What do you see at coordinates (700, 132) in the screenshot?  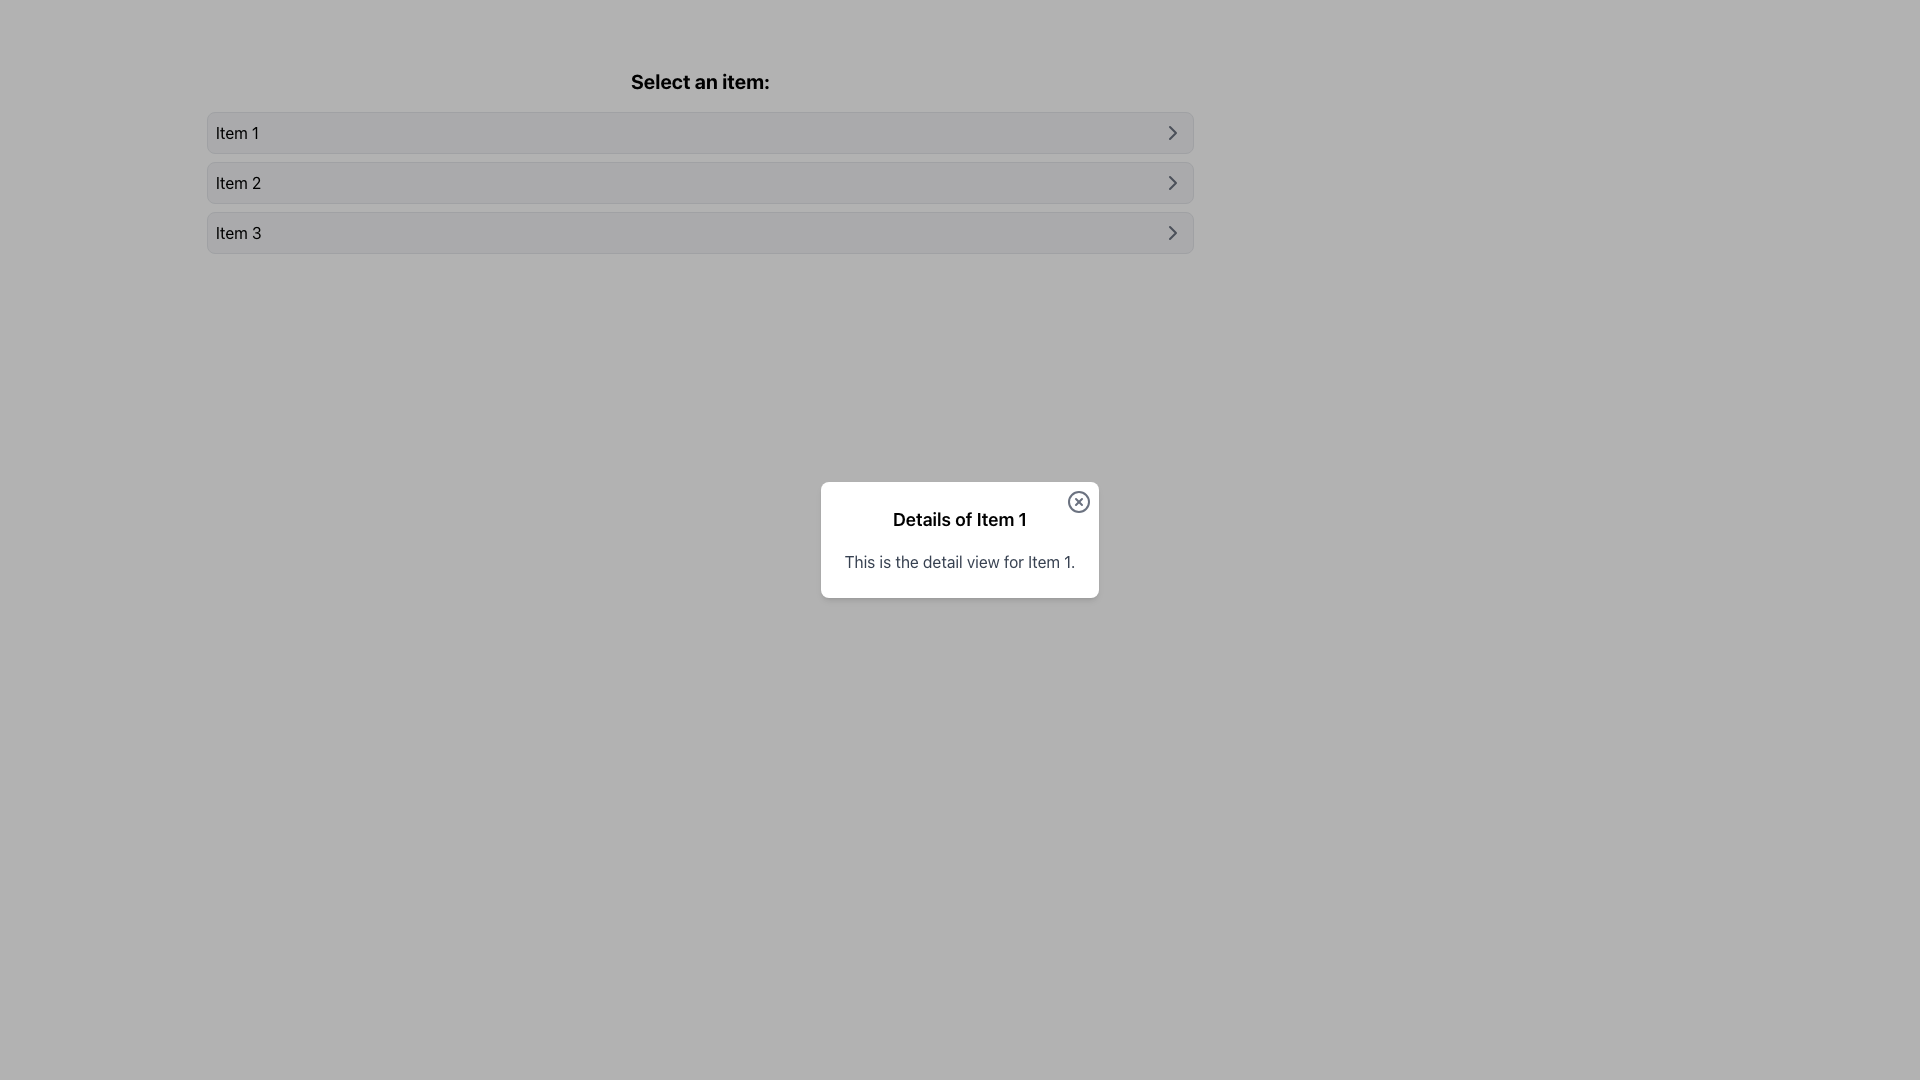 I see `the first button in the list that allows interaction with 'Item 1', which is positioned below the title 'Select an item:' and above 'Item 2' and 'Item 3', to trigger hover effects` at bounding box center [700, 132].